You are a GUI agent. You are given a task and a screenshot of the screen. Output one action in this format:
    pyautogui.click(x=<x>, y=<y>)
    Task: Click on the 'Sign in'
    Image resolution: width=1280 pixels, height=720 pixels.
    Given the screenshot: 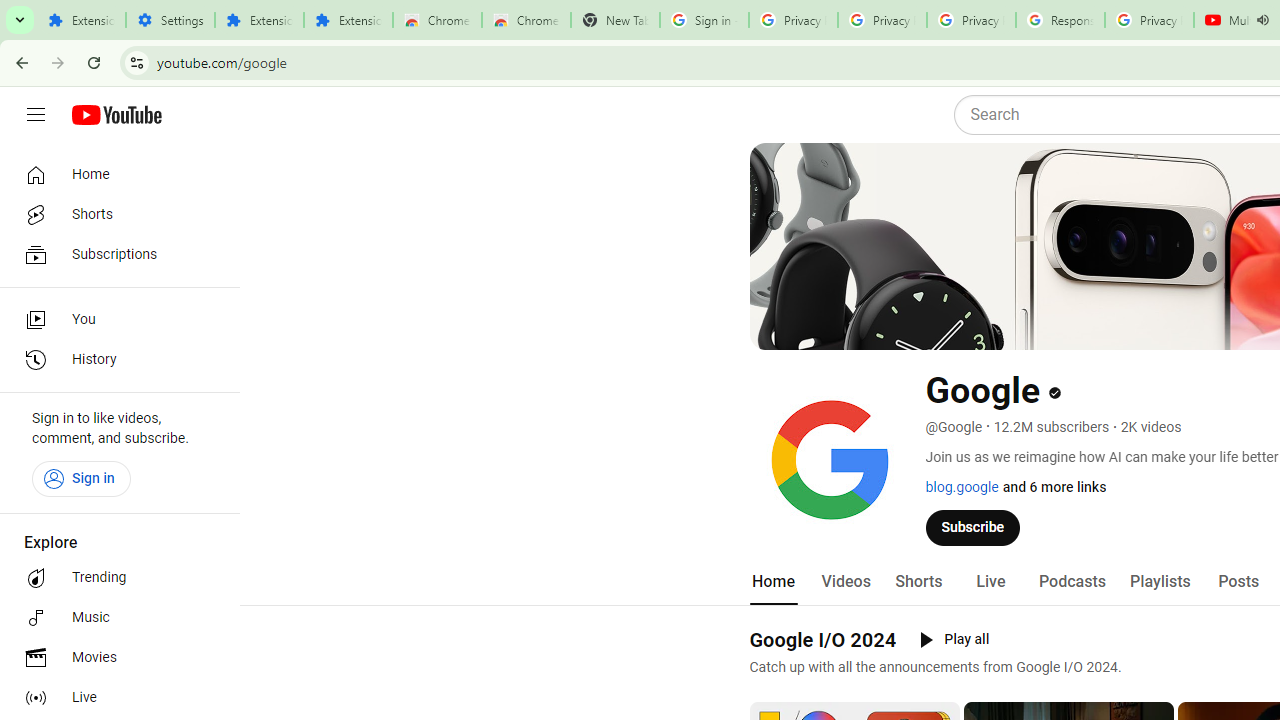 What is the action you would take?
    pyautogui.click(x=80, y=478)
    